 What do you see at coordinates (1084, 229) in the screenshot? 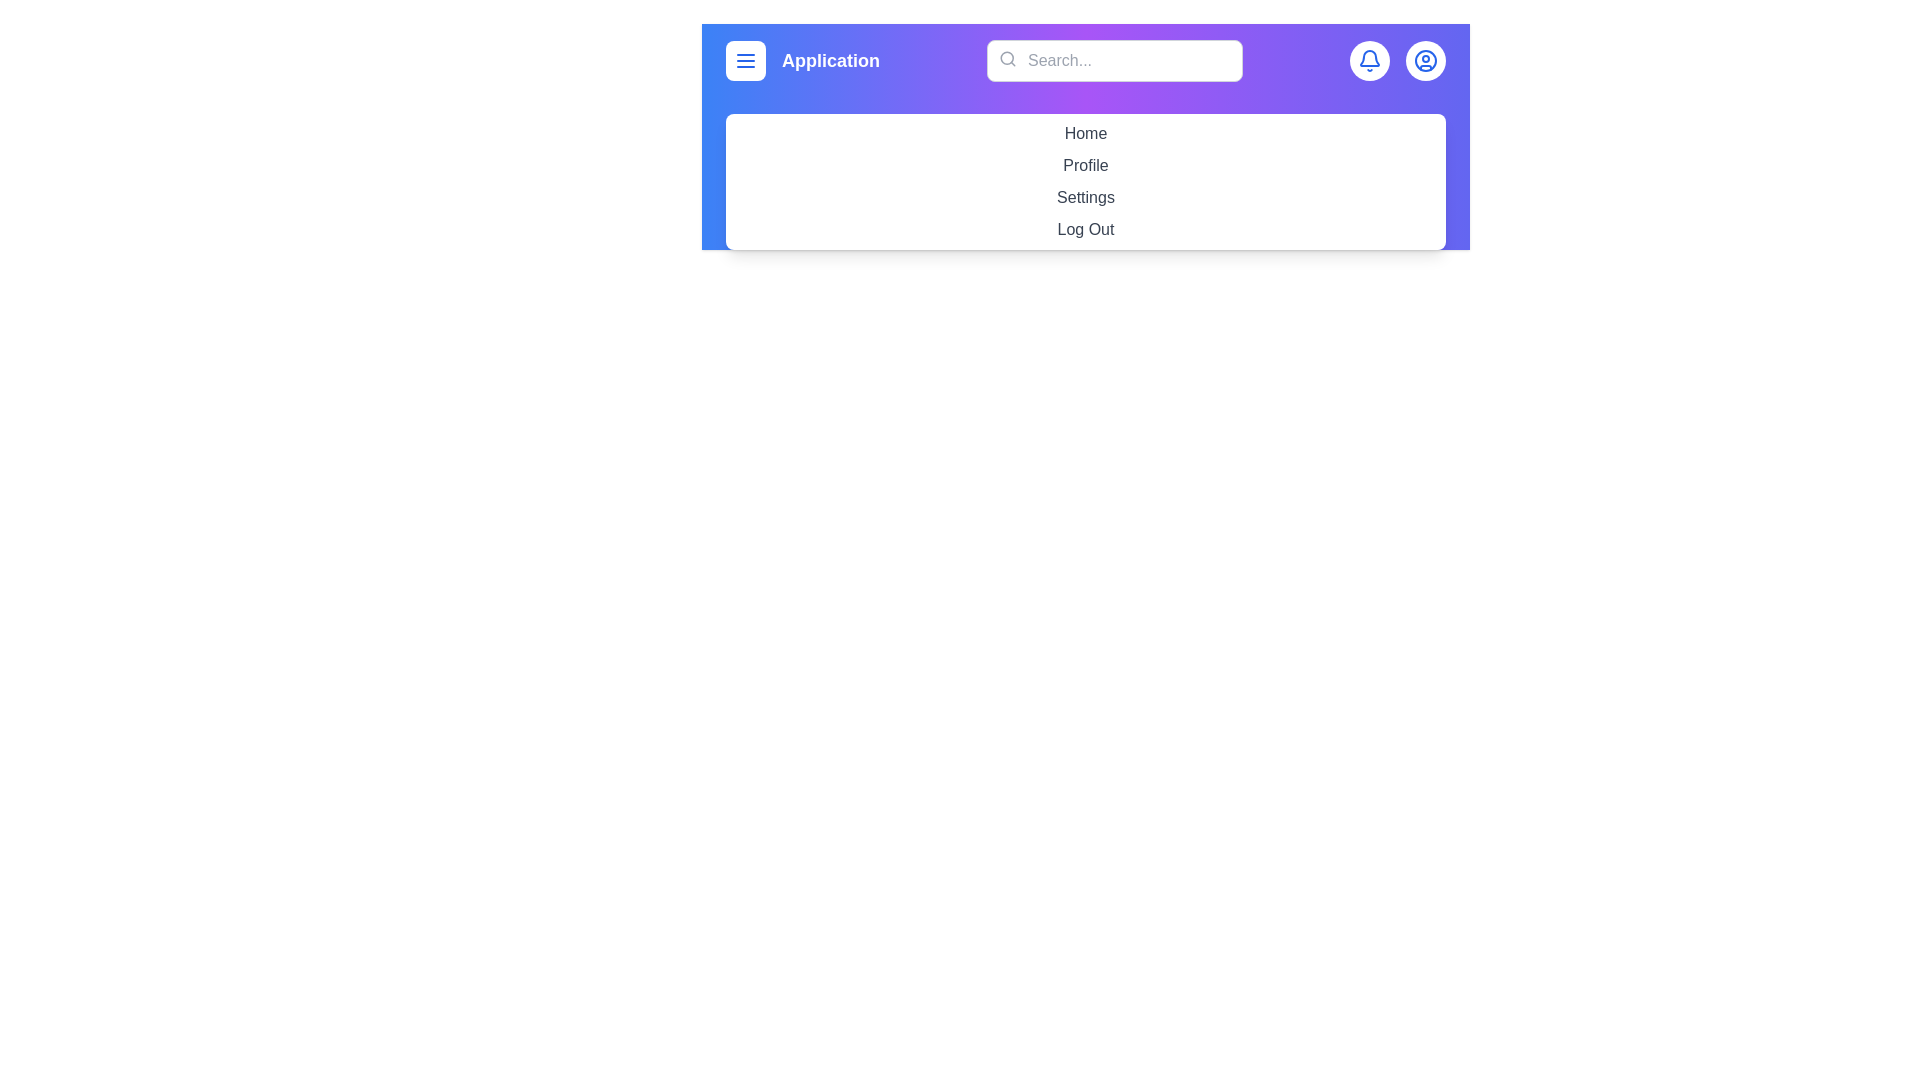
I see `the menu item labeled Log Out to navigate to its respective section` at bounding box center [1084, 229].